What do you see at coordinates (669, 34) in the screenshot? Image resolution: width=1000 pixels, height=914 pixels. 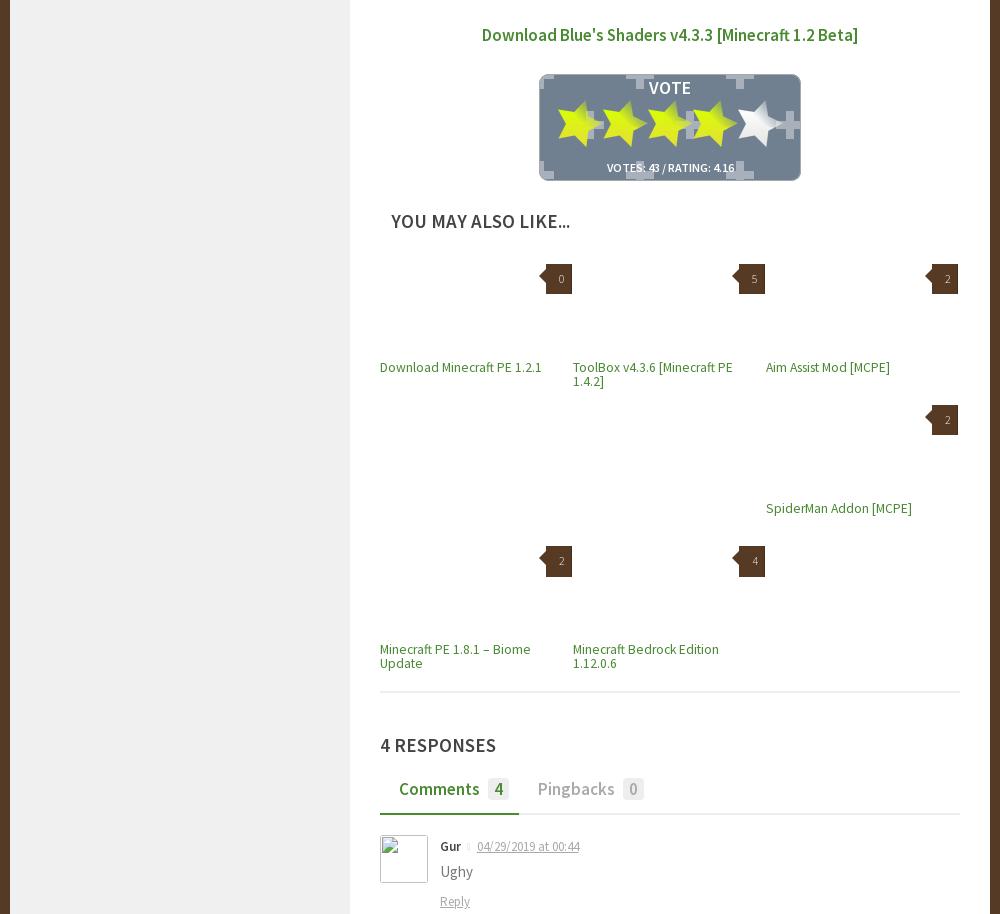 I see `'Download Blue's Shaders v4.3.3 [Minecraft 1.2 Beta]'` at bounding box center [669, 34].